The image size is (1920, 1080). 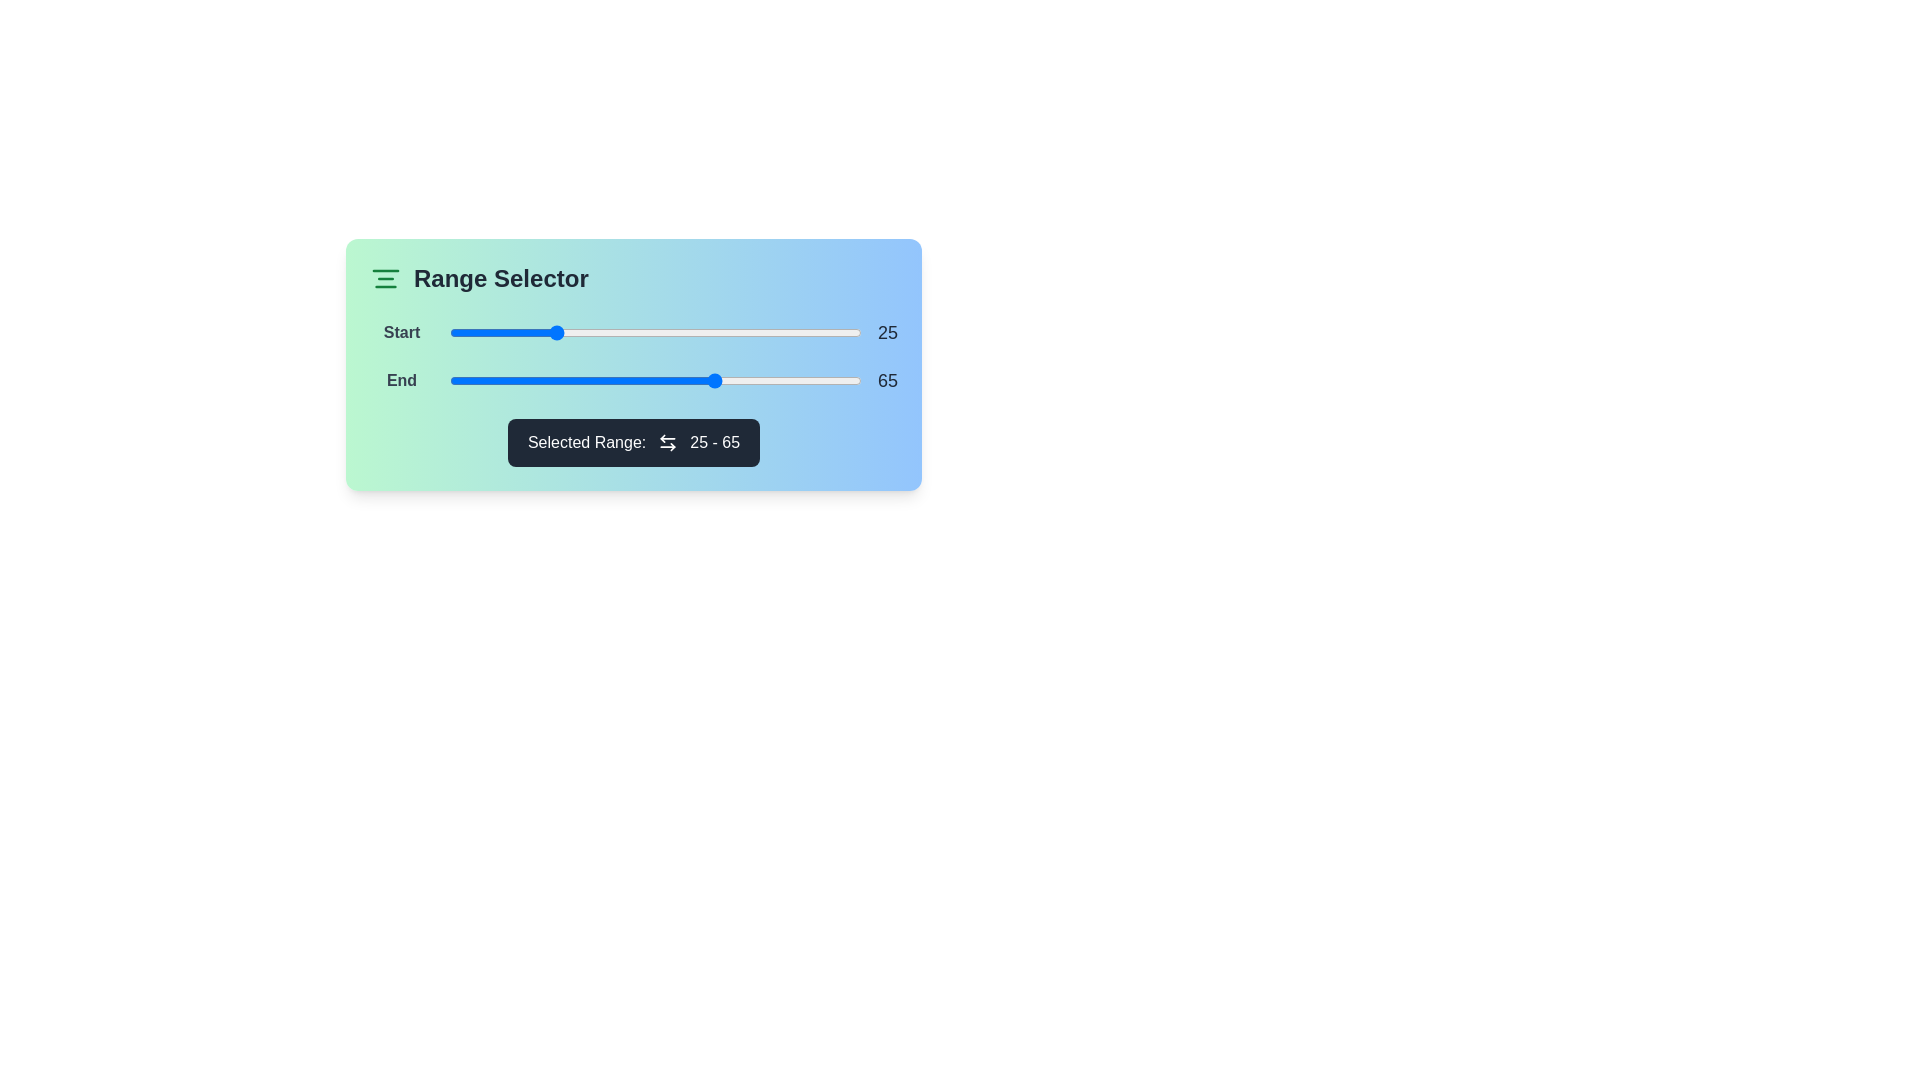 What do you see at coordinates (487, 331) in the screenshot?
I see `the start range slider to 9` at bounding box center [487, 331].